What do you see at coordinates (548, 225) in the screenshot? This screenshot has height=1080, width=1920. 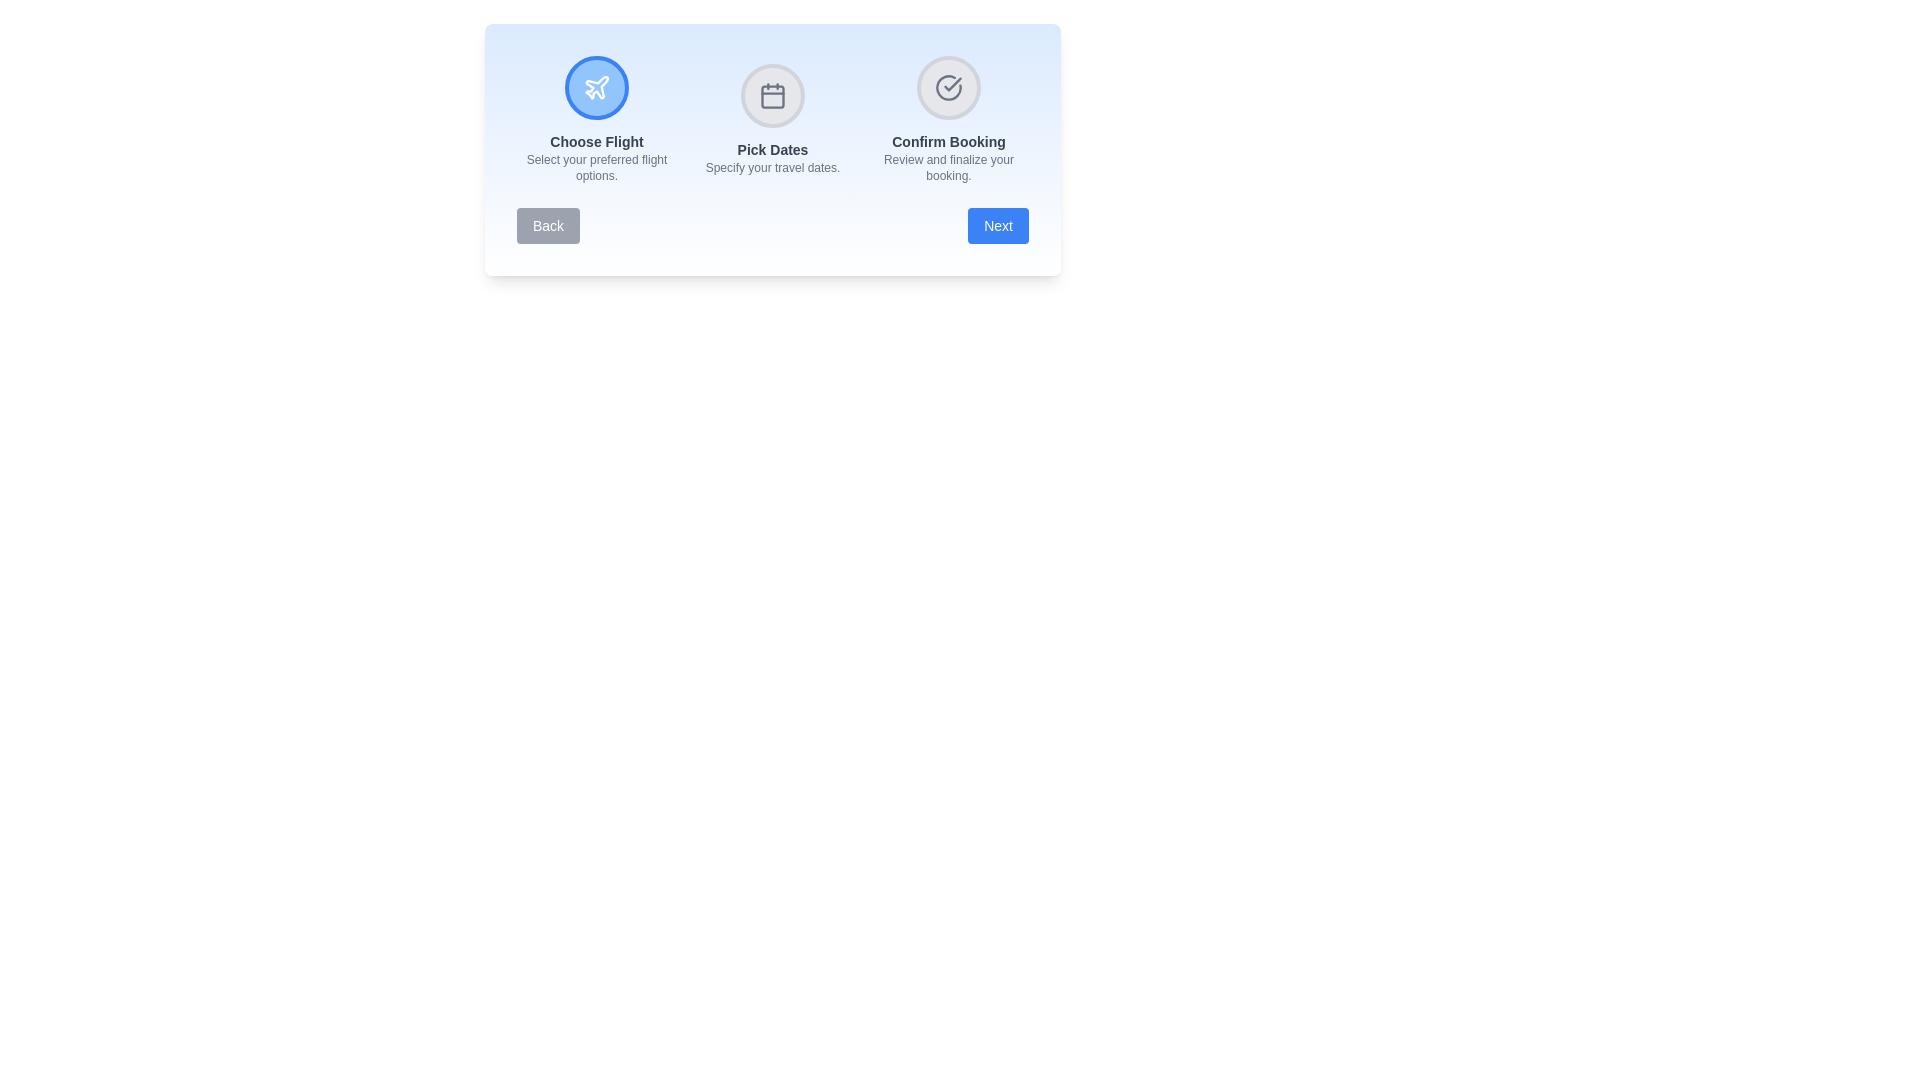 I see `the Back button to navigate through the steps` at bounding box center [548, 225].